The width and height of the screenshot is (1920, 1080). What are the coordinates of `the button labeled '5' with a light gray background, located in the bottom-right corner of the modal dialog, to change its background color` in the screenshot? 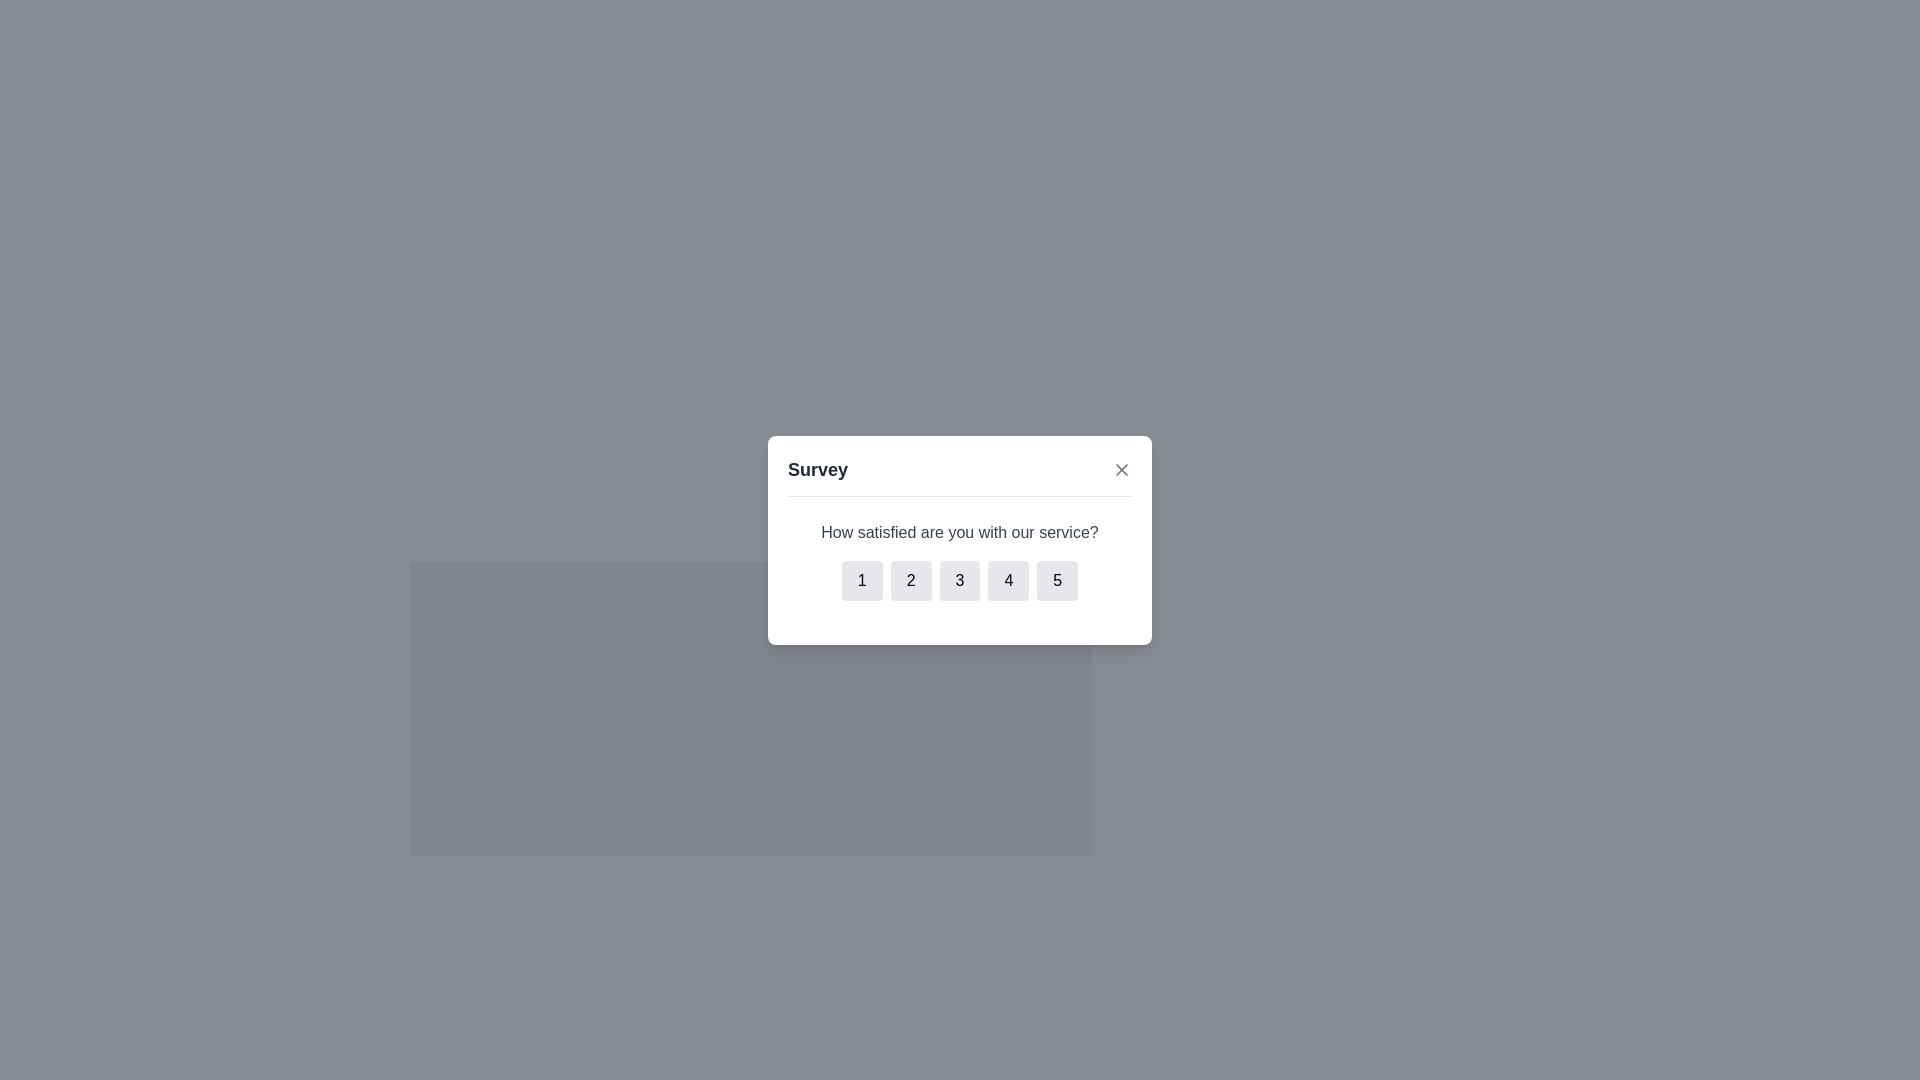 It's located at (1056, 580).